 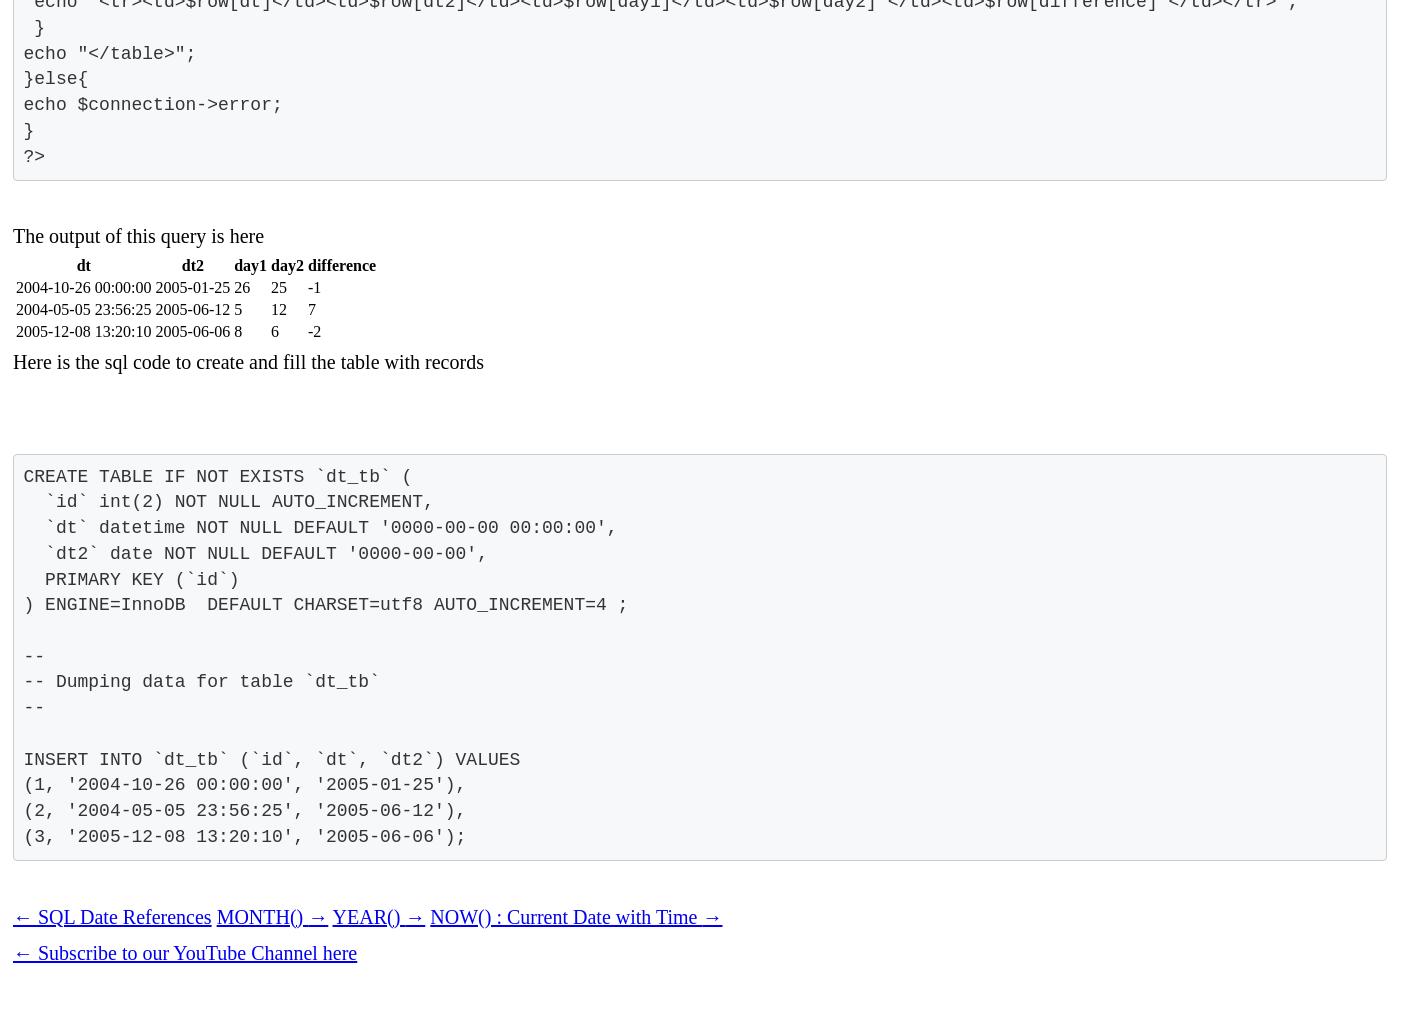 I want to click on 'dt2', so click(x=190, y=264).